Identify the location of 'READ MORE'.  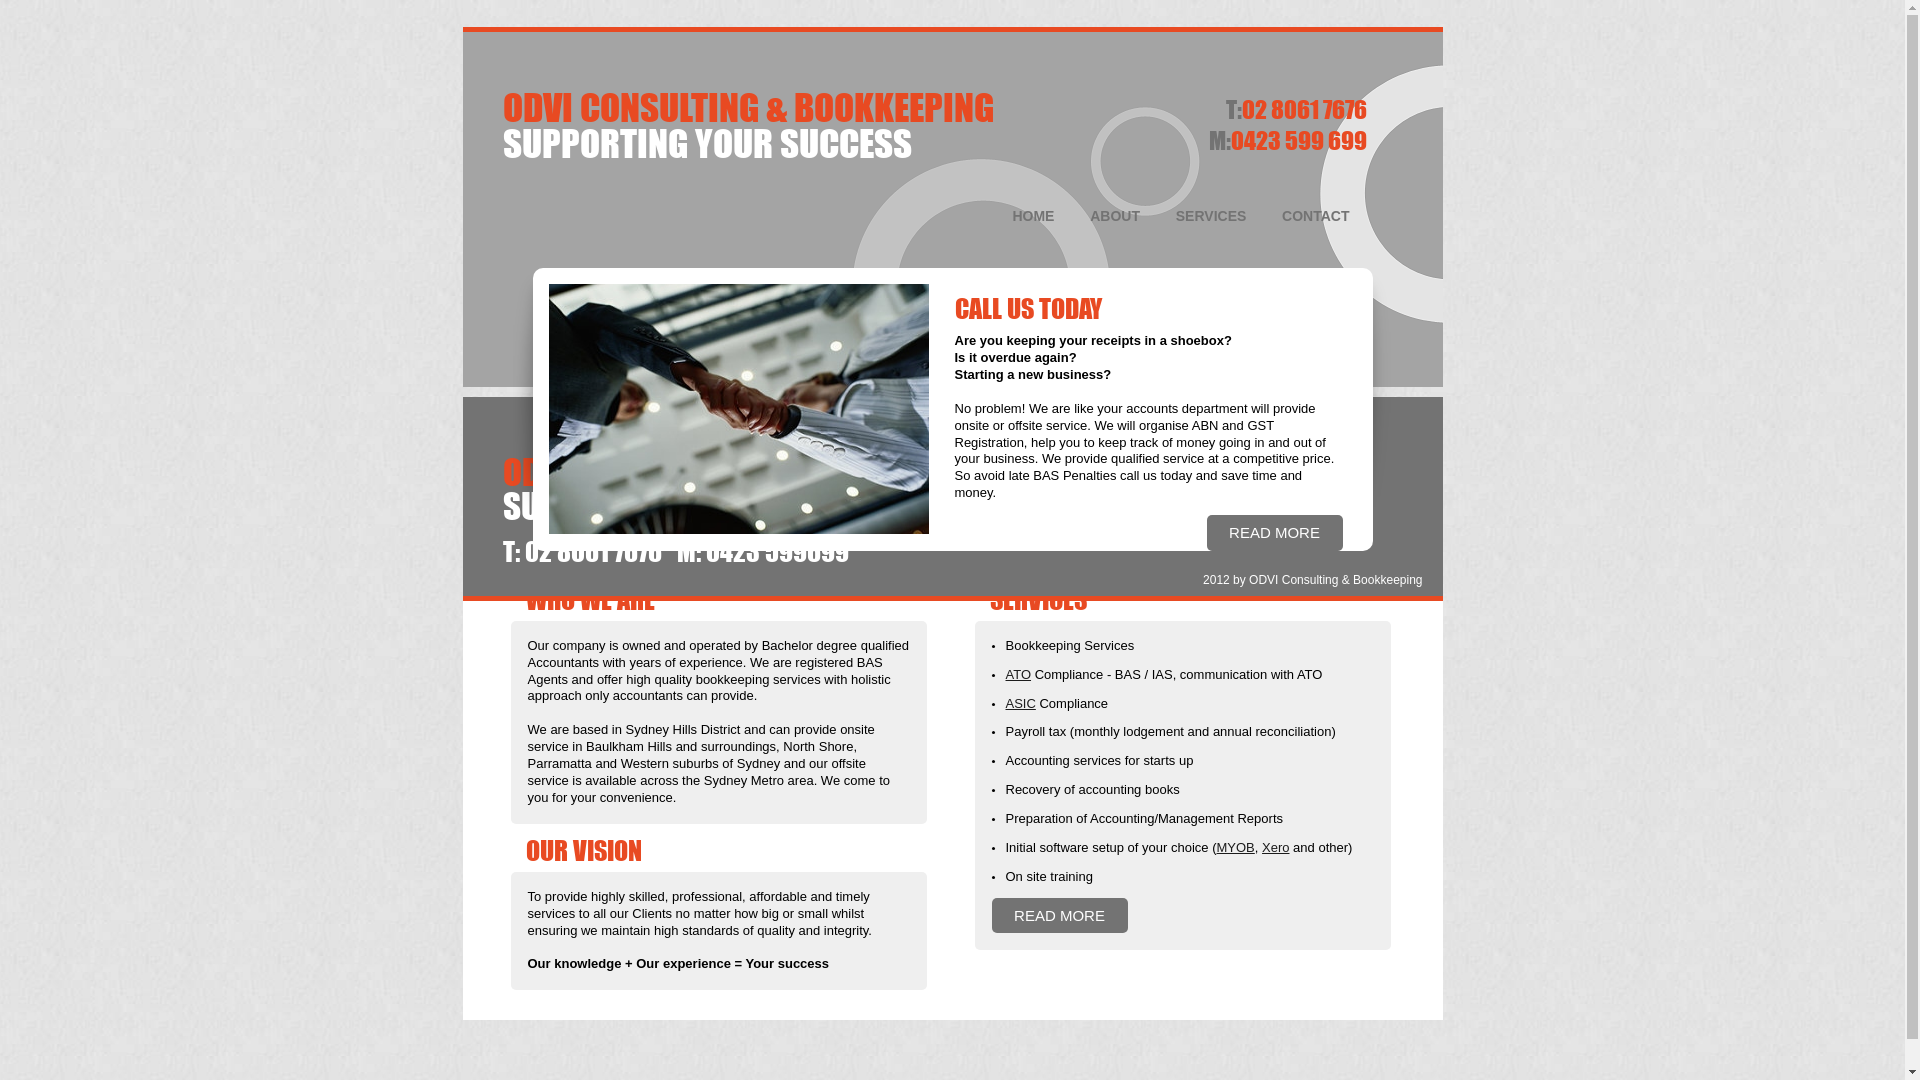
(1273, 533).